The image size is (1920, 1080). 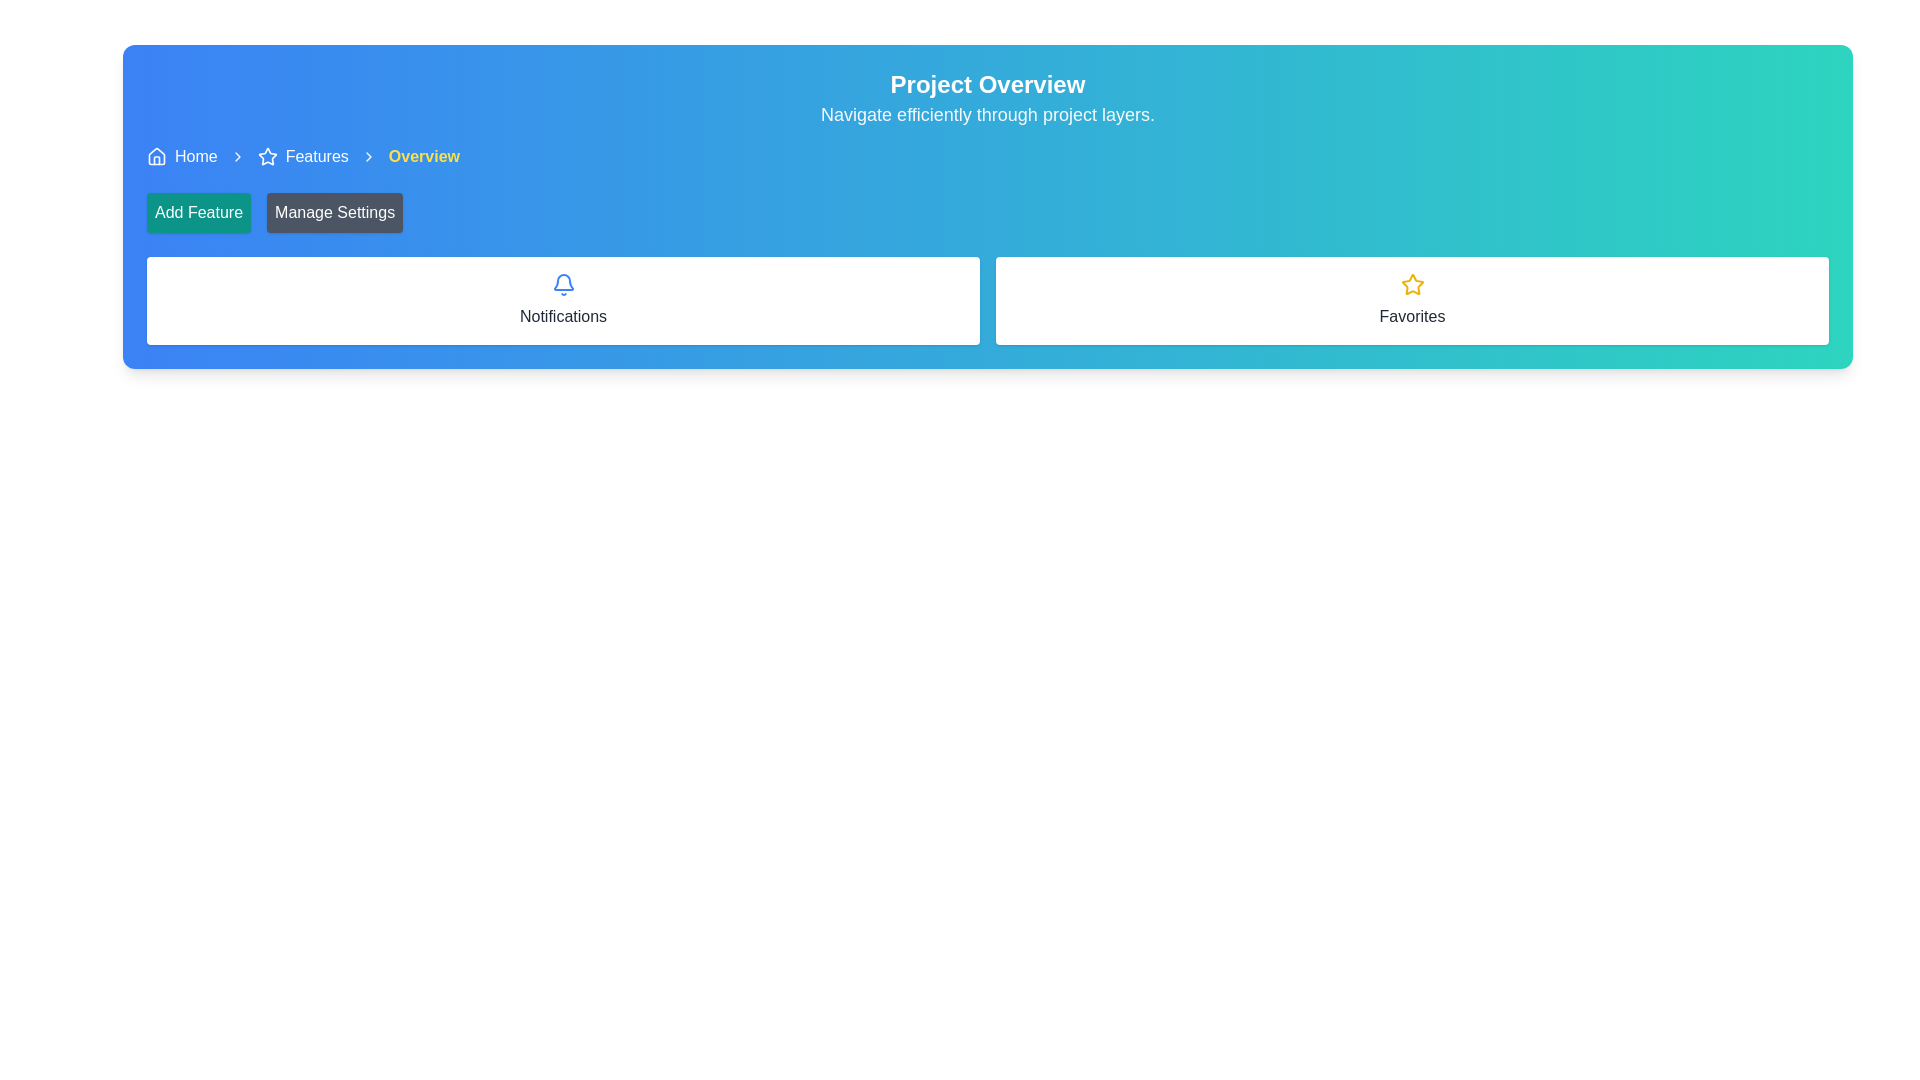 I want to click on the yellow star-shaped icon representing the favorites functionality to mark it as favorite, so click(x=1411, y=284).